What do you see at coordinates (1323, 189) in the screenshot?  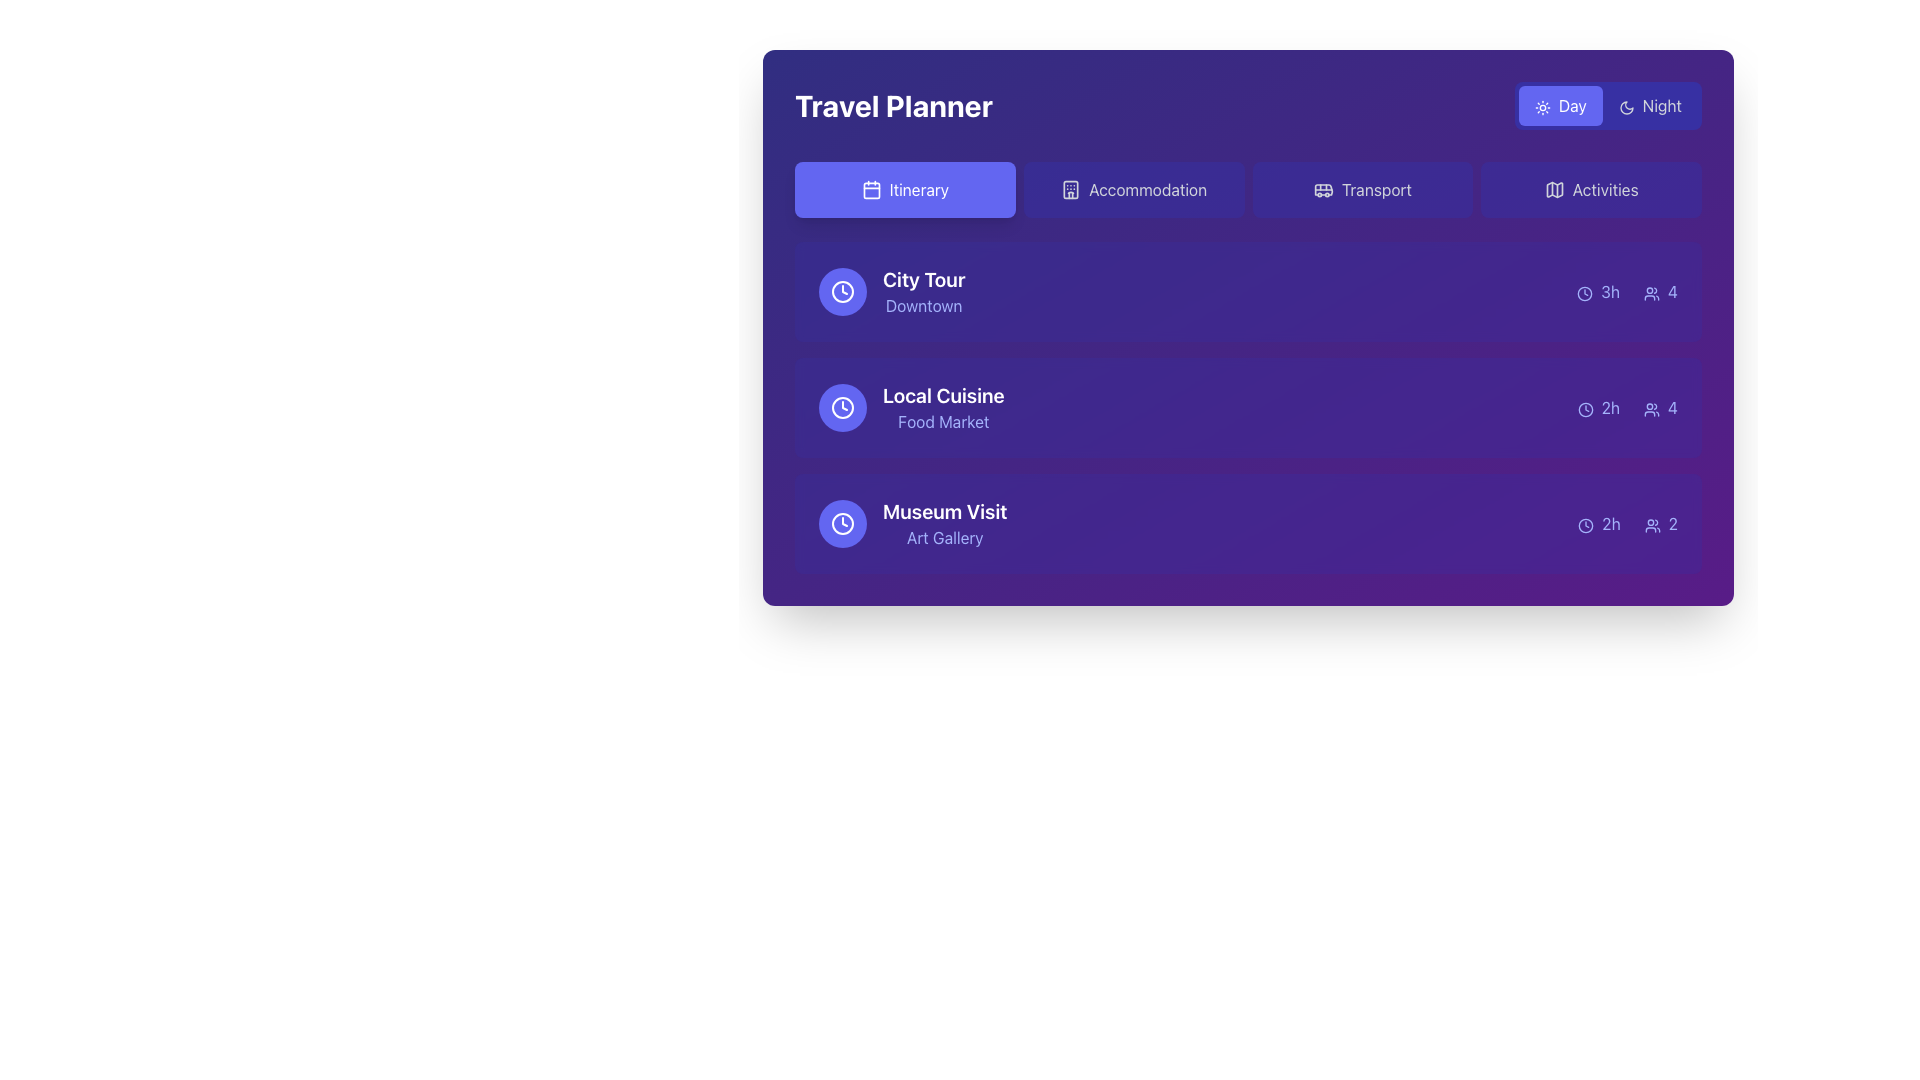 I see `the 'Transport' icon in the navigation bar, which is visually represented` at bounding box center [1323, 189].